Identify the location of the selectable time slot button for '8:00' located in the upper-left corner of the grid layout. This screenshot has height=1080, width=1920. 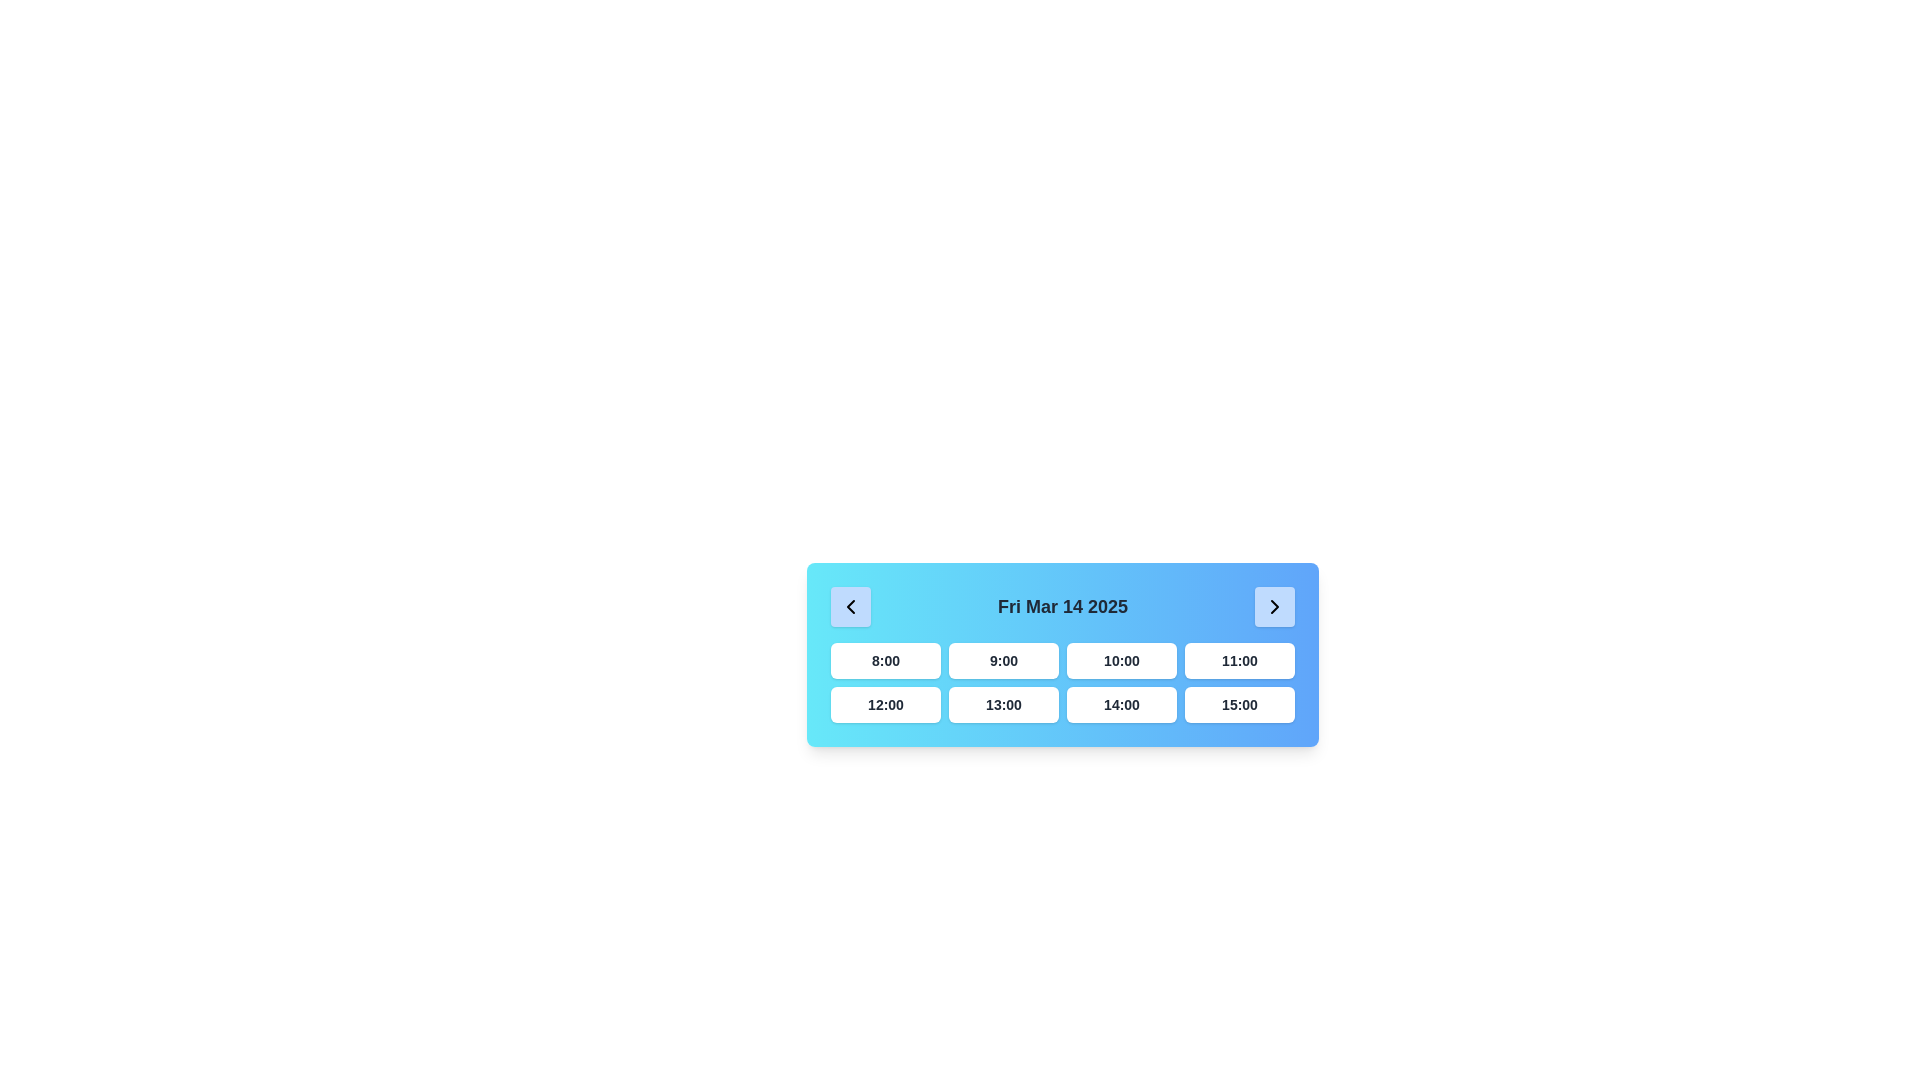
(885, 660).